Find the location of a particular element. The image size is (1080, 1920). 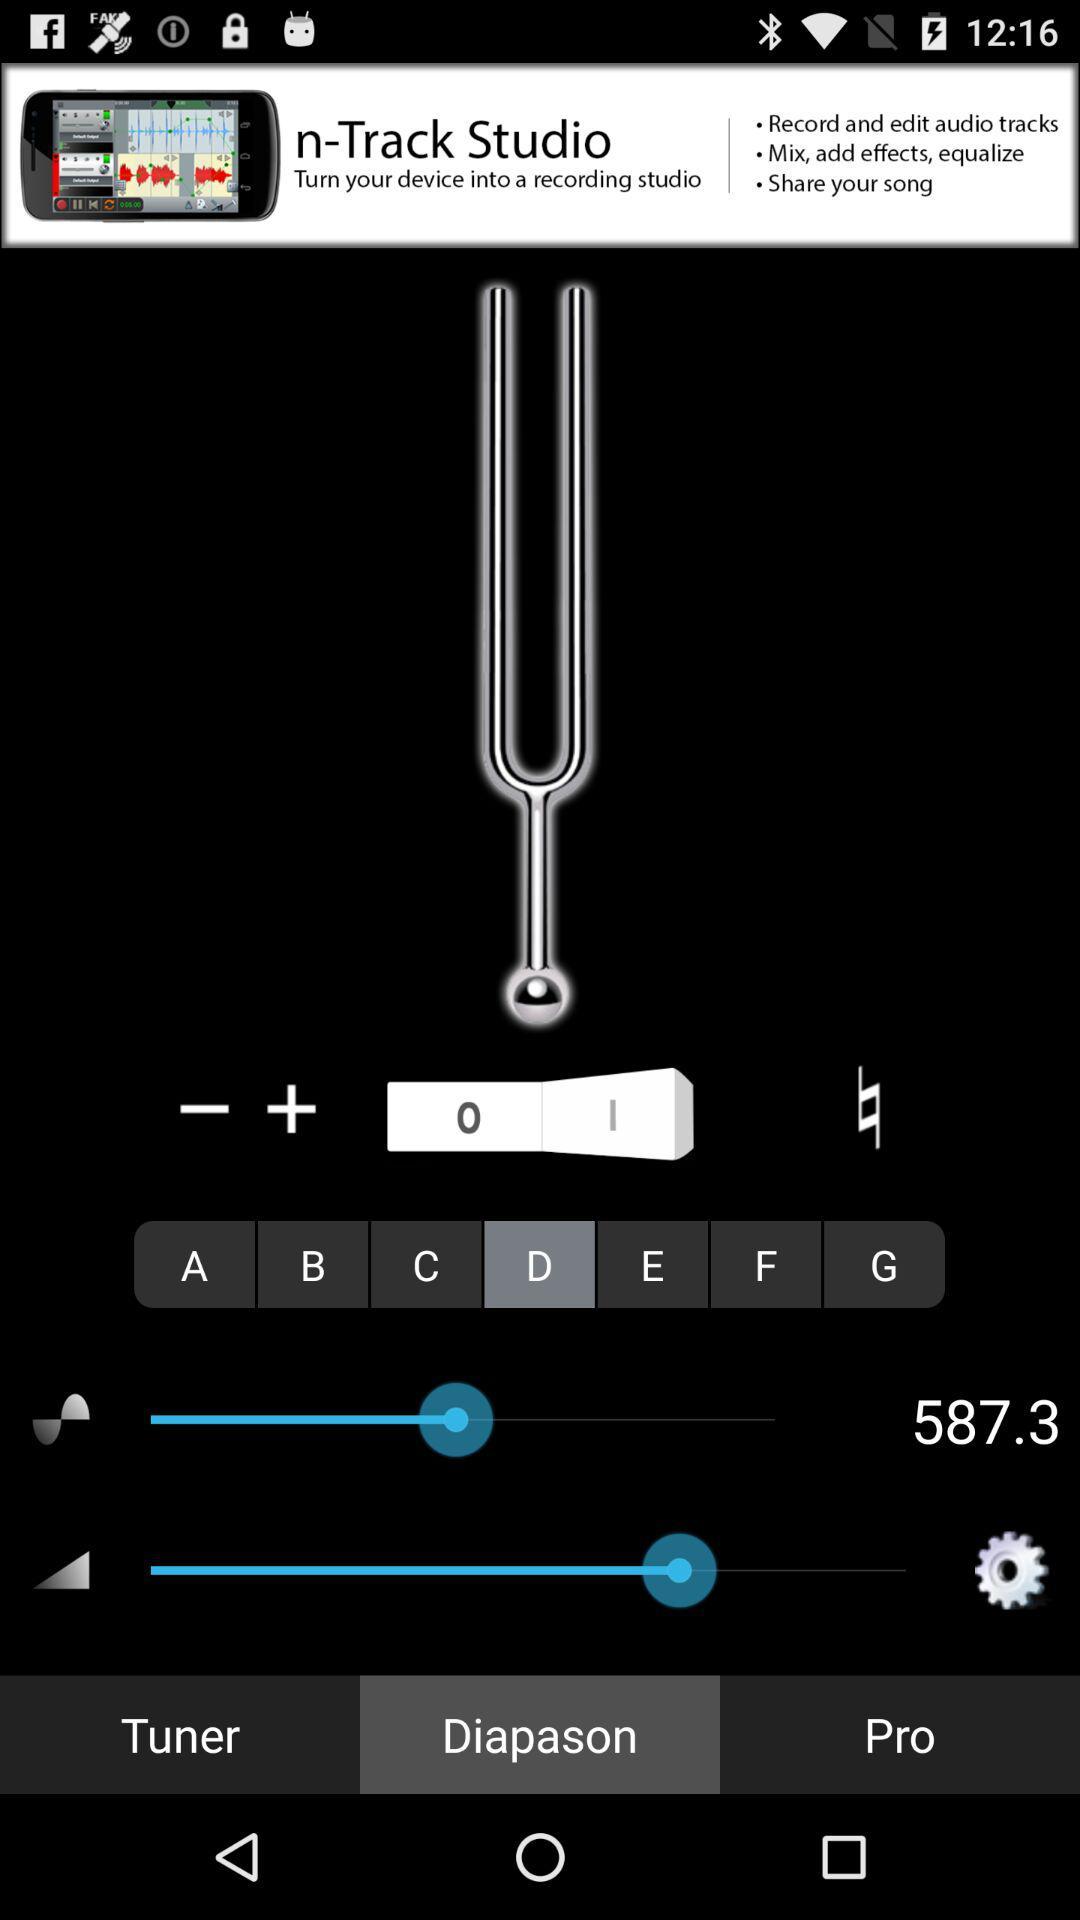

app in store is located at coordinates (540, 154).